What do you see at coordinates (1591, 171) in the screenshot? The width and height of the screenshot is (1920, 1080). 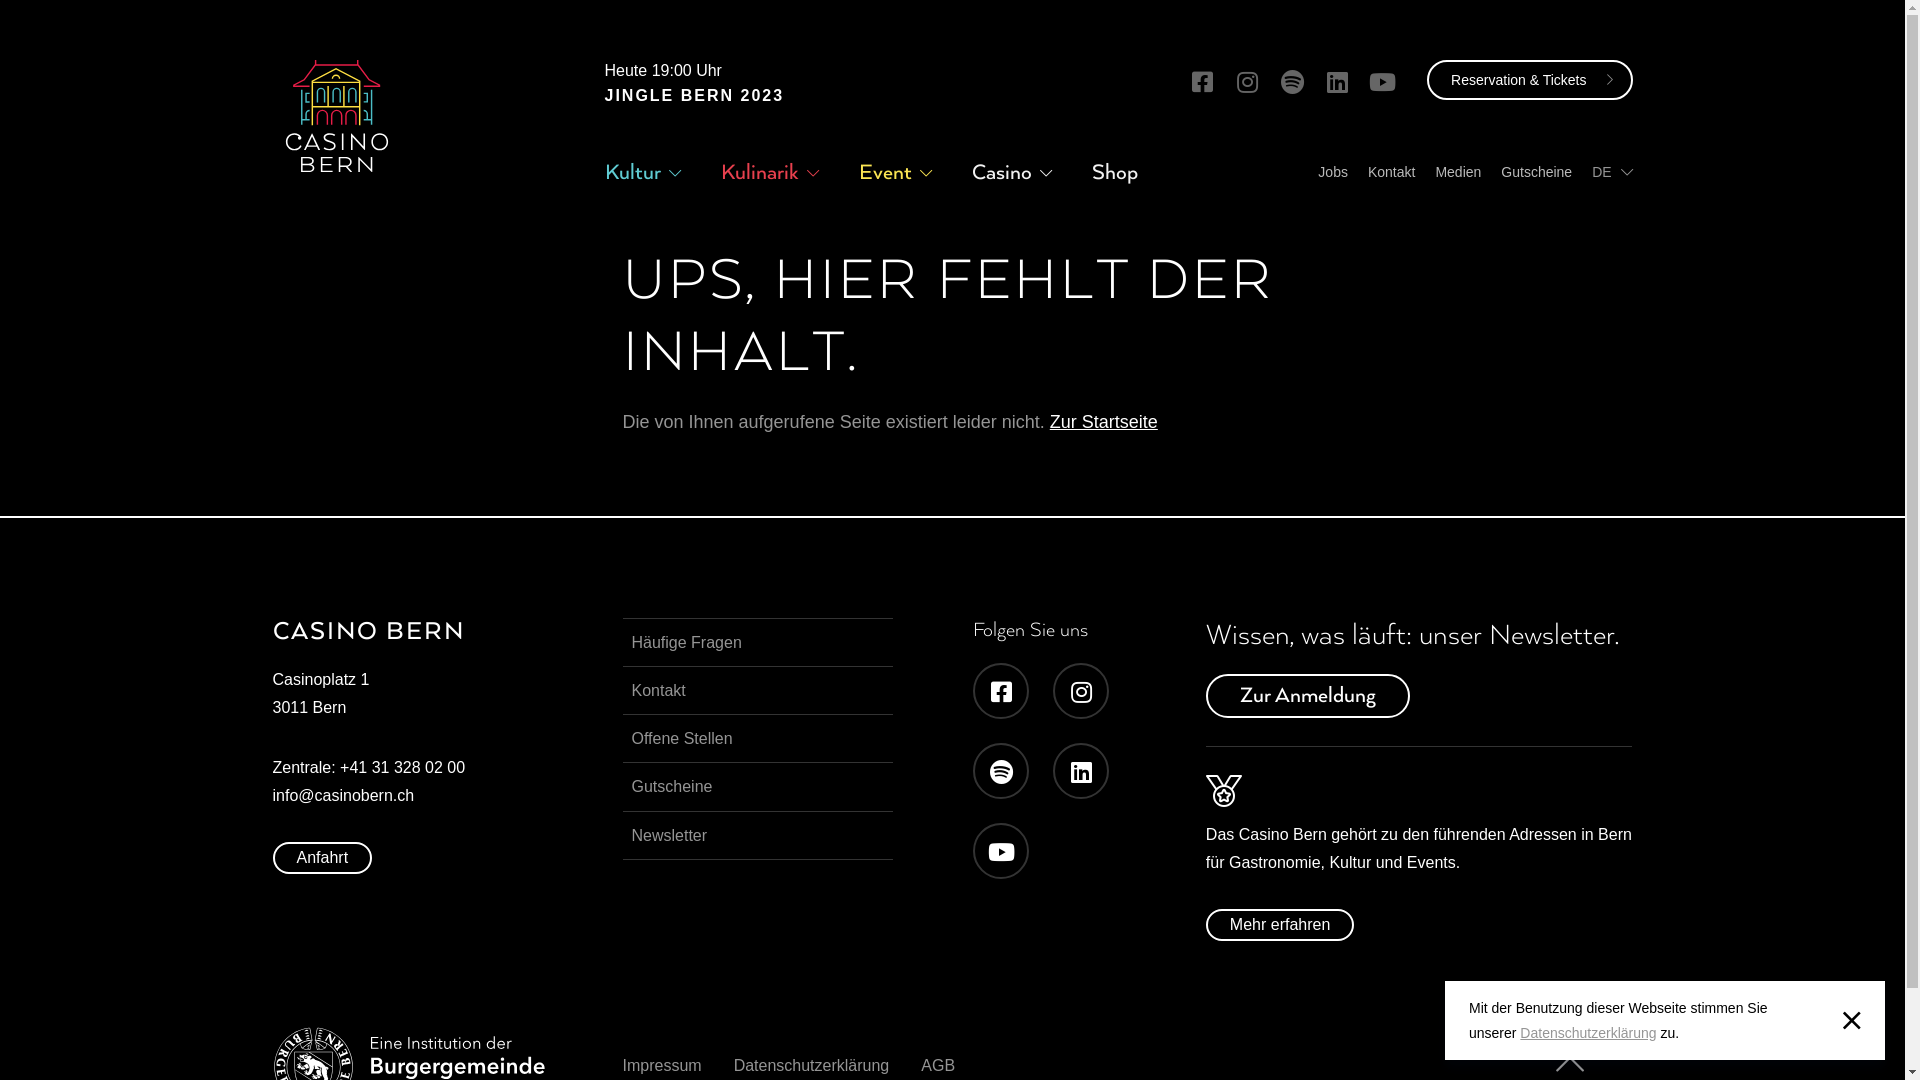 I see `'DE'` at bounding box center [1591, 171].